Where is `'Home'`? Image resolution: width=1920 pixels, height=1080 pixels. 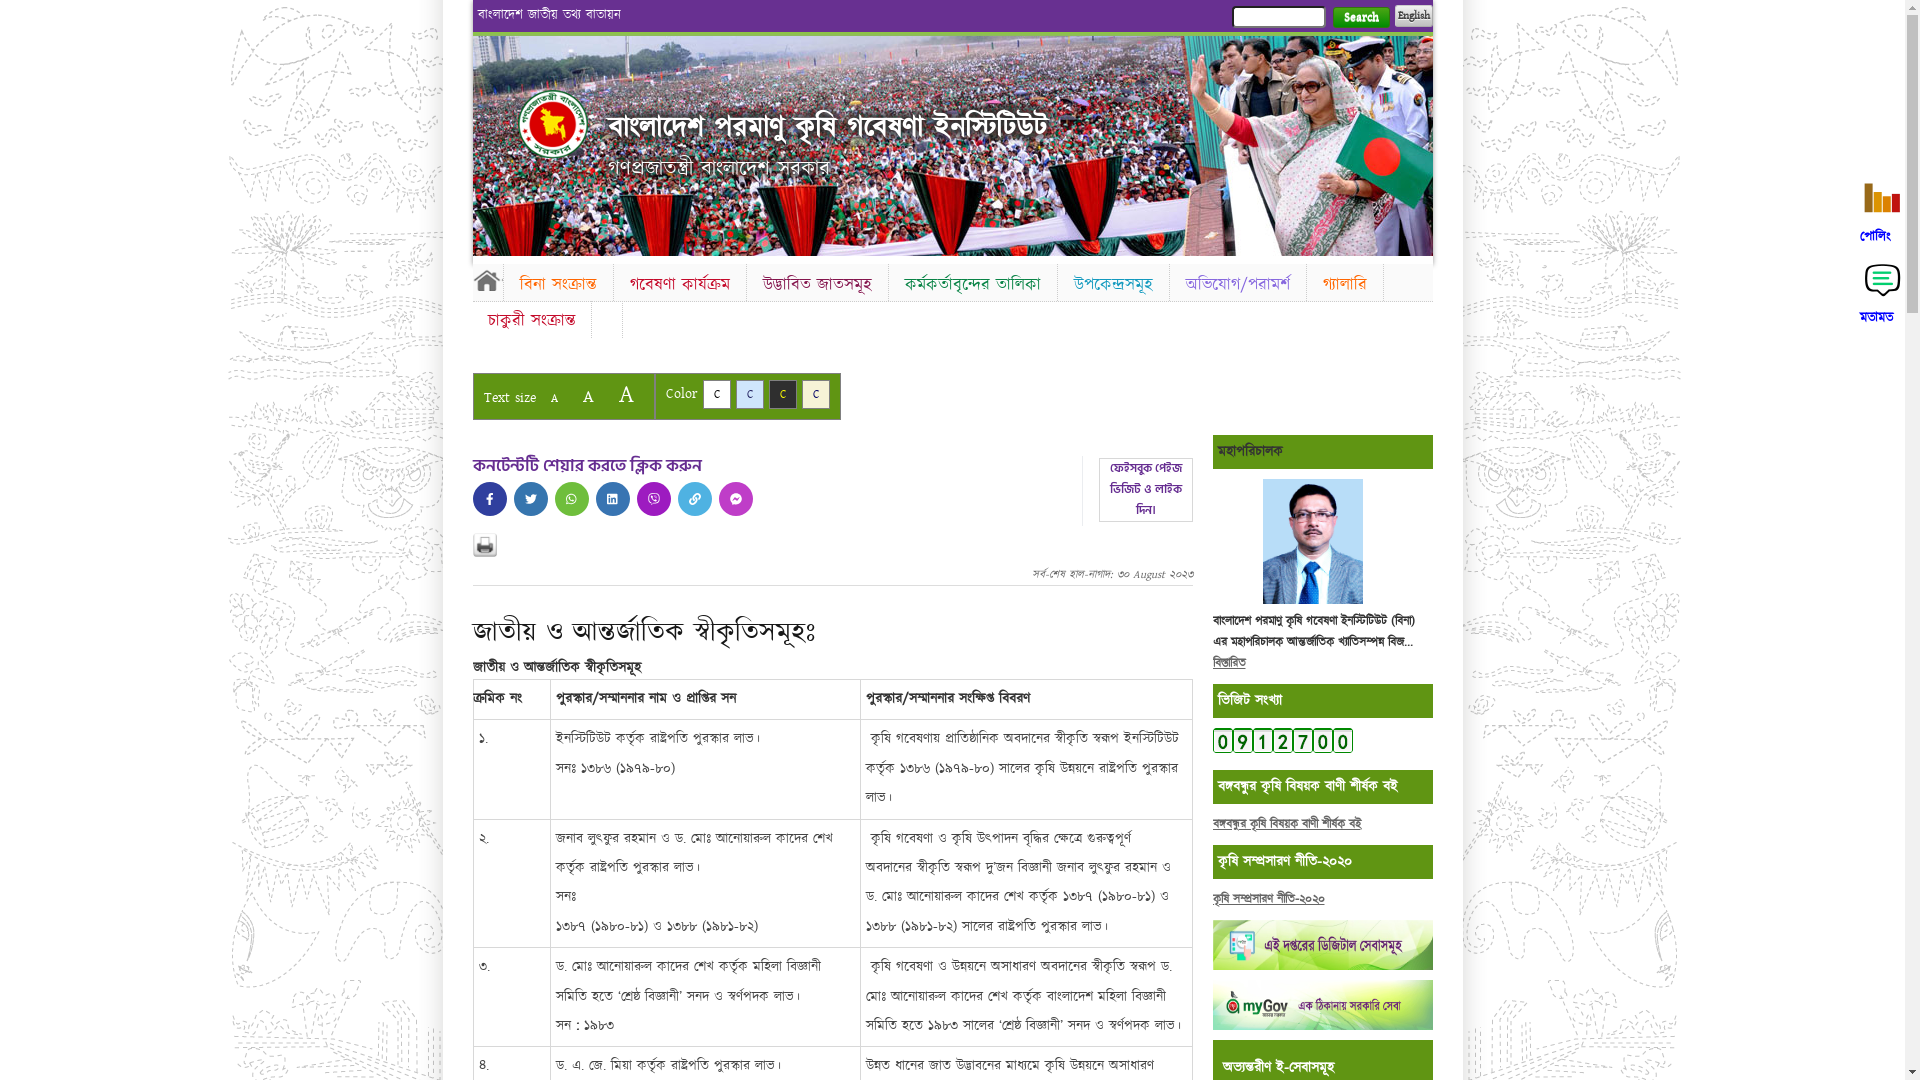 'Home' is located at coordinates (486, 280).